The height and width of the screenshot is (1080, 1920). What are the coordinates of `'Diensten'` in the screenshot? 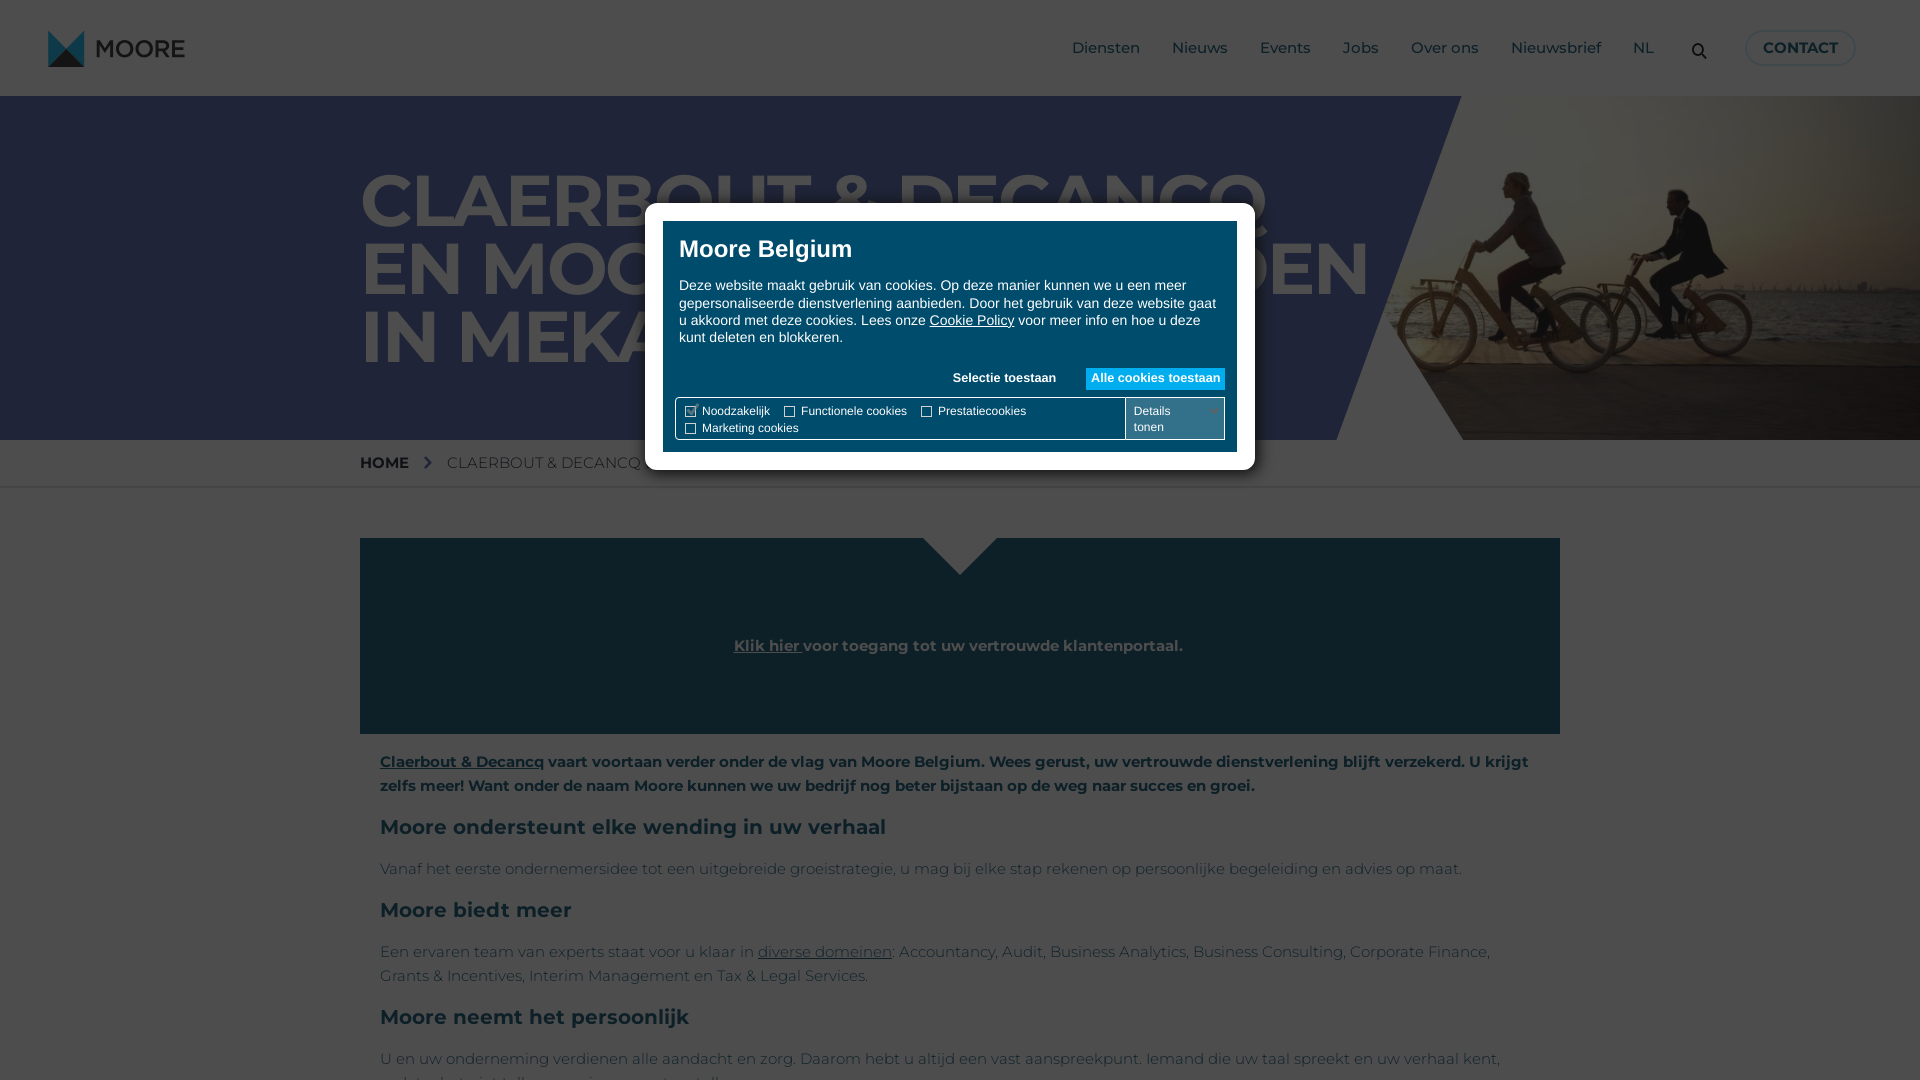 It's located at (1104, 46).